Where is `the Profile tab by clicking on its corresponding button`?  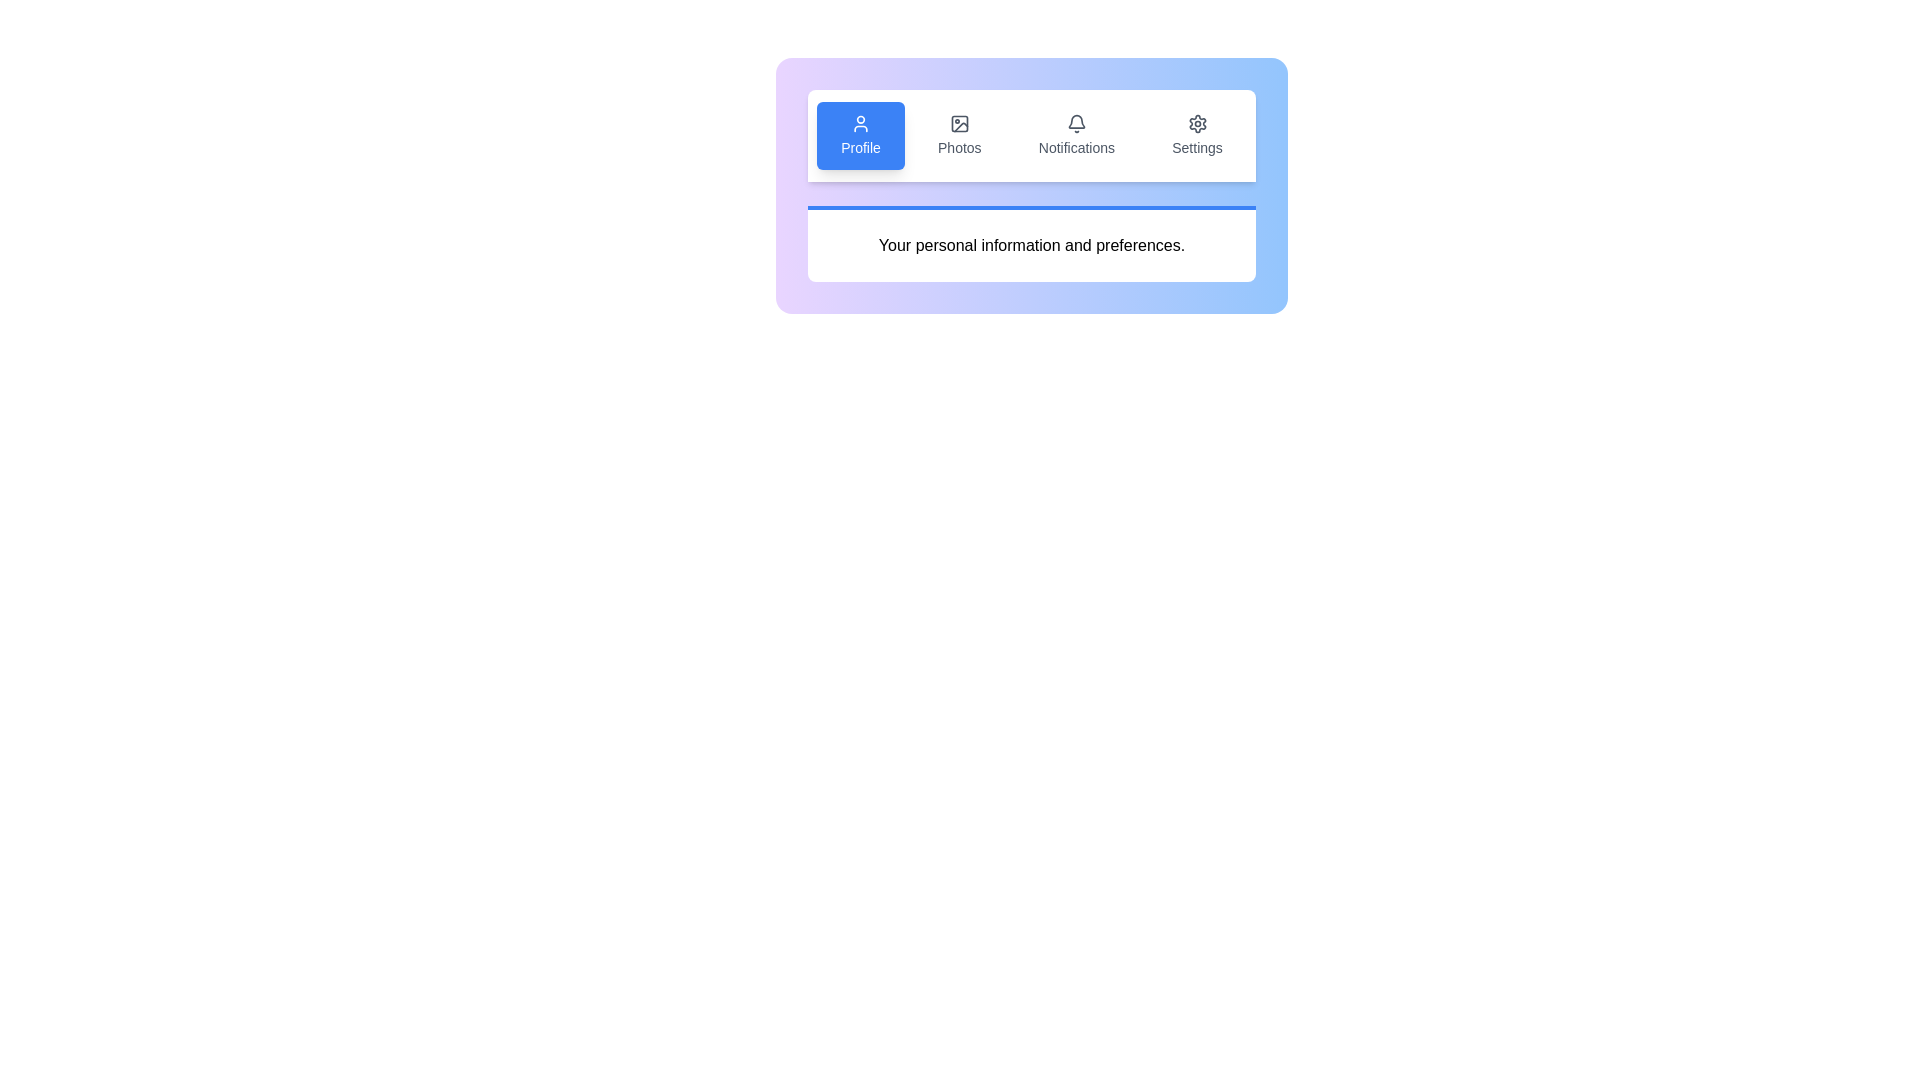 the Profile tab by clicking on its corresponding button is located at coordinates (860, 135).